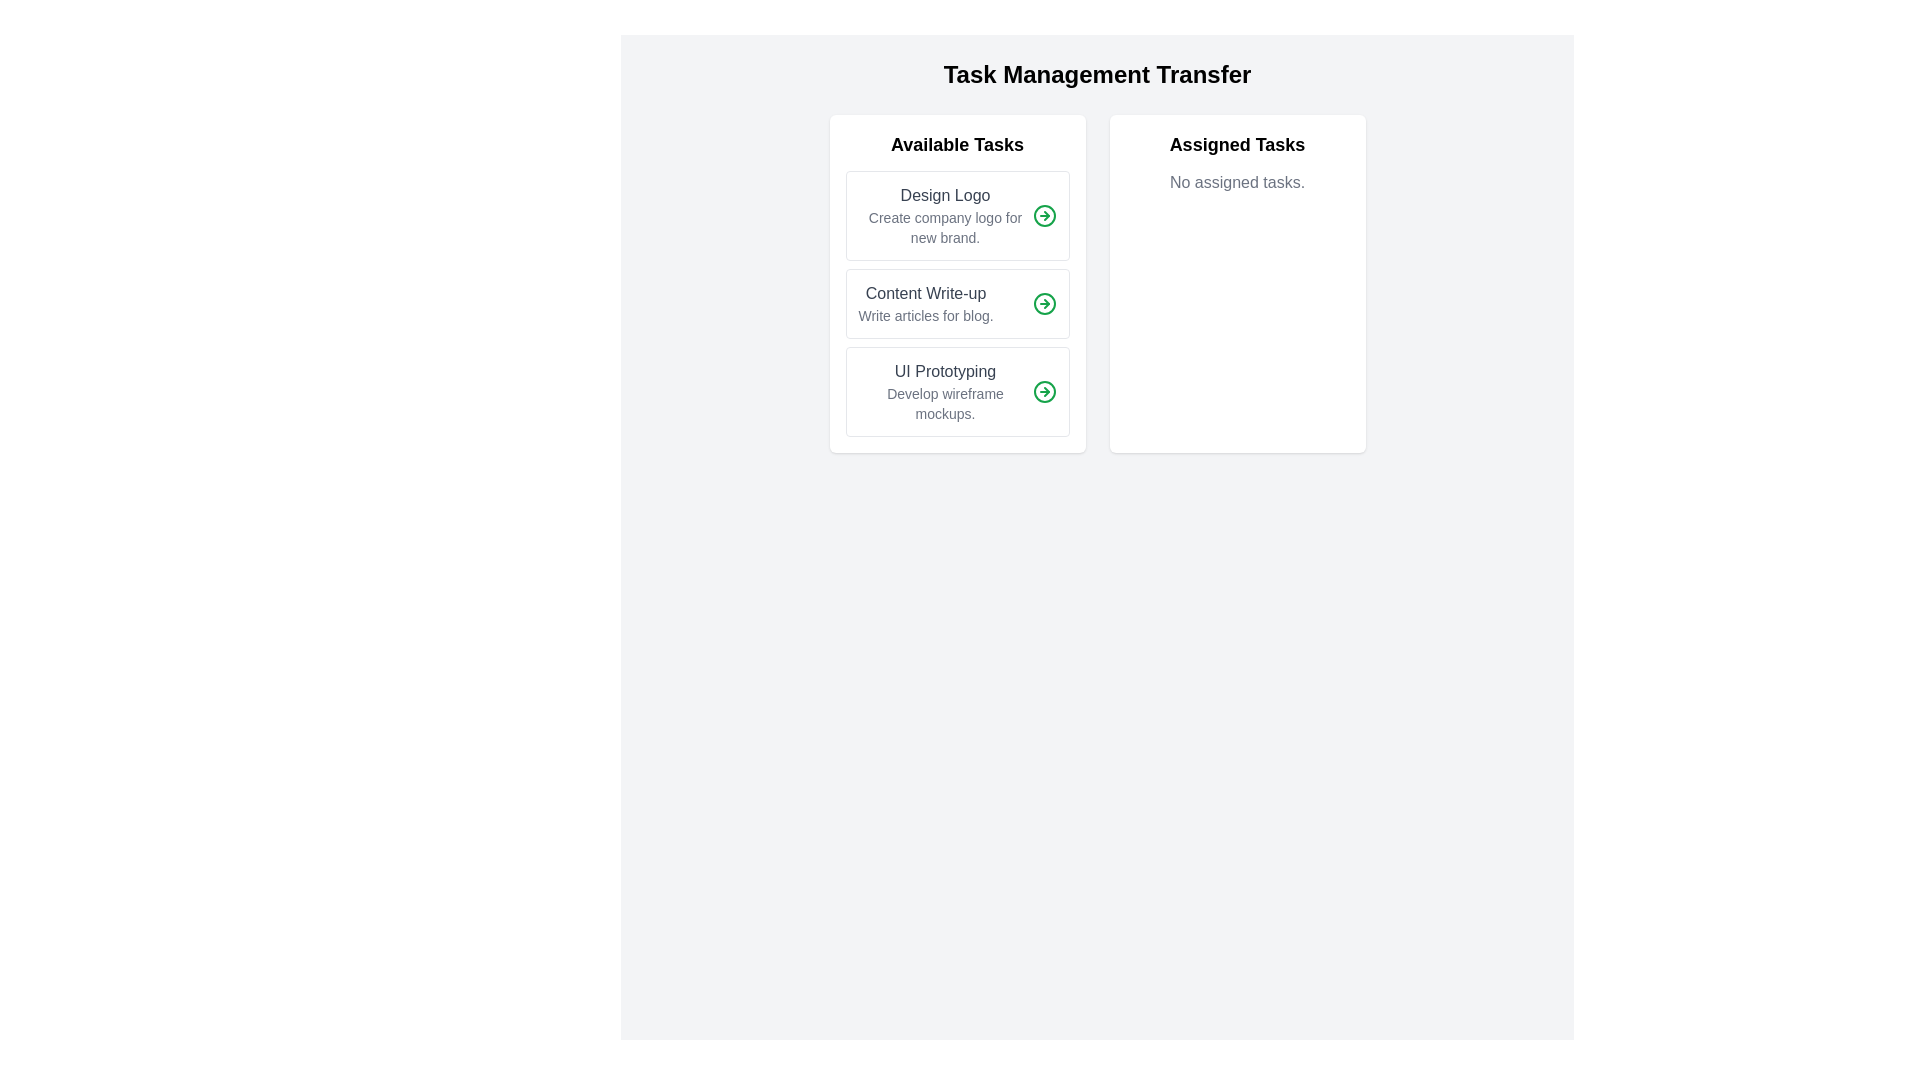 The image size is (1920, 1080). I want to click on the first task description element in the 'Available Tasks' list, so click(944, 216).